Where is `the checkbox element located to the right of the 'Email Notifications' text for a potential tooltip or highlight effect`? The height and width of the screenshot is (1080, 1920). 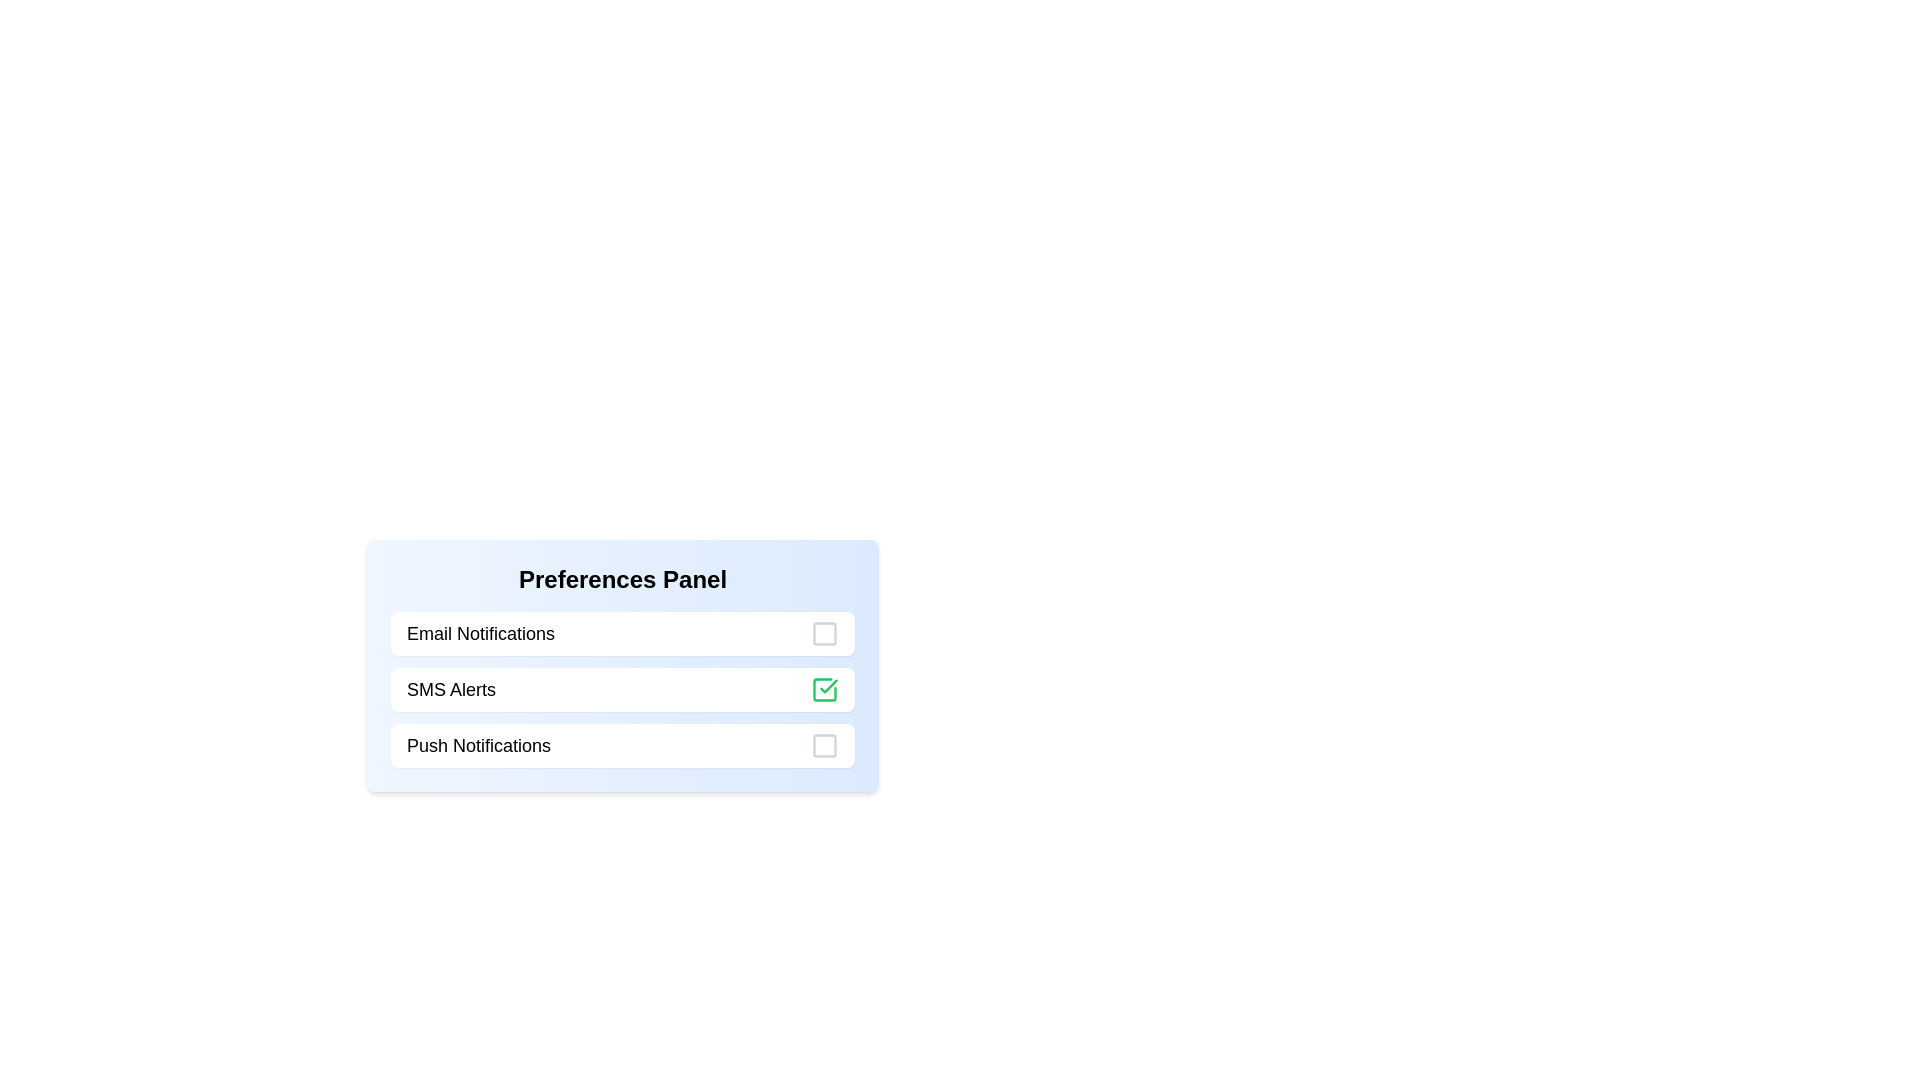 the checkbox element located to the right of the 'Email Notifications' text for a potential tooltip or highlight effect is located at coordinates (825, 633).